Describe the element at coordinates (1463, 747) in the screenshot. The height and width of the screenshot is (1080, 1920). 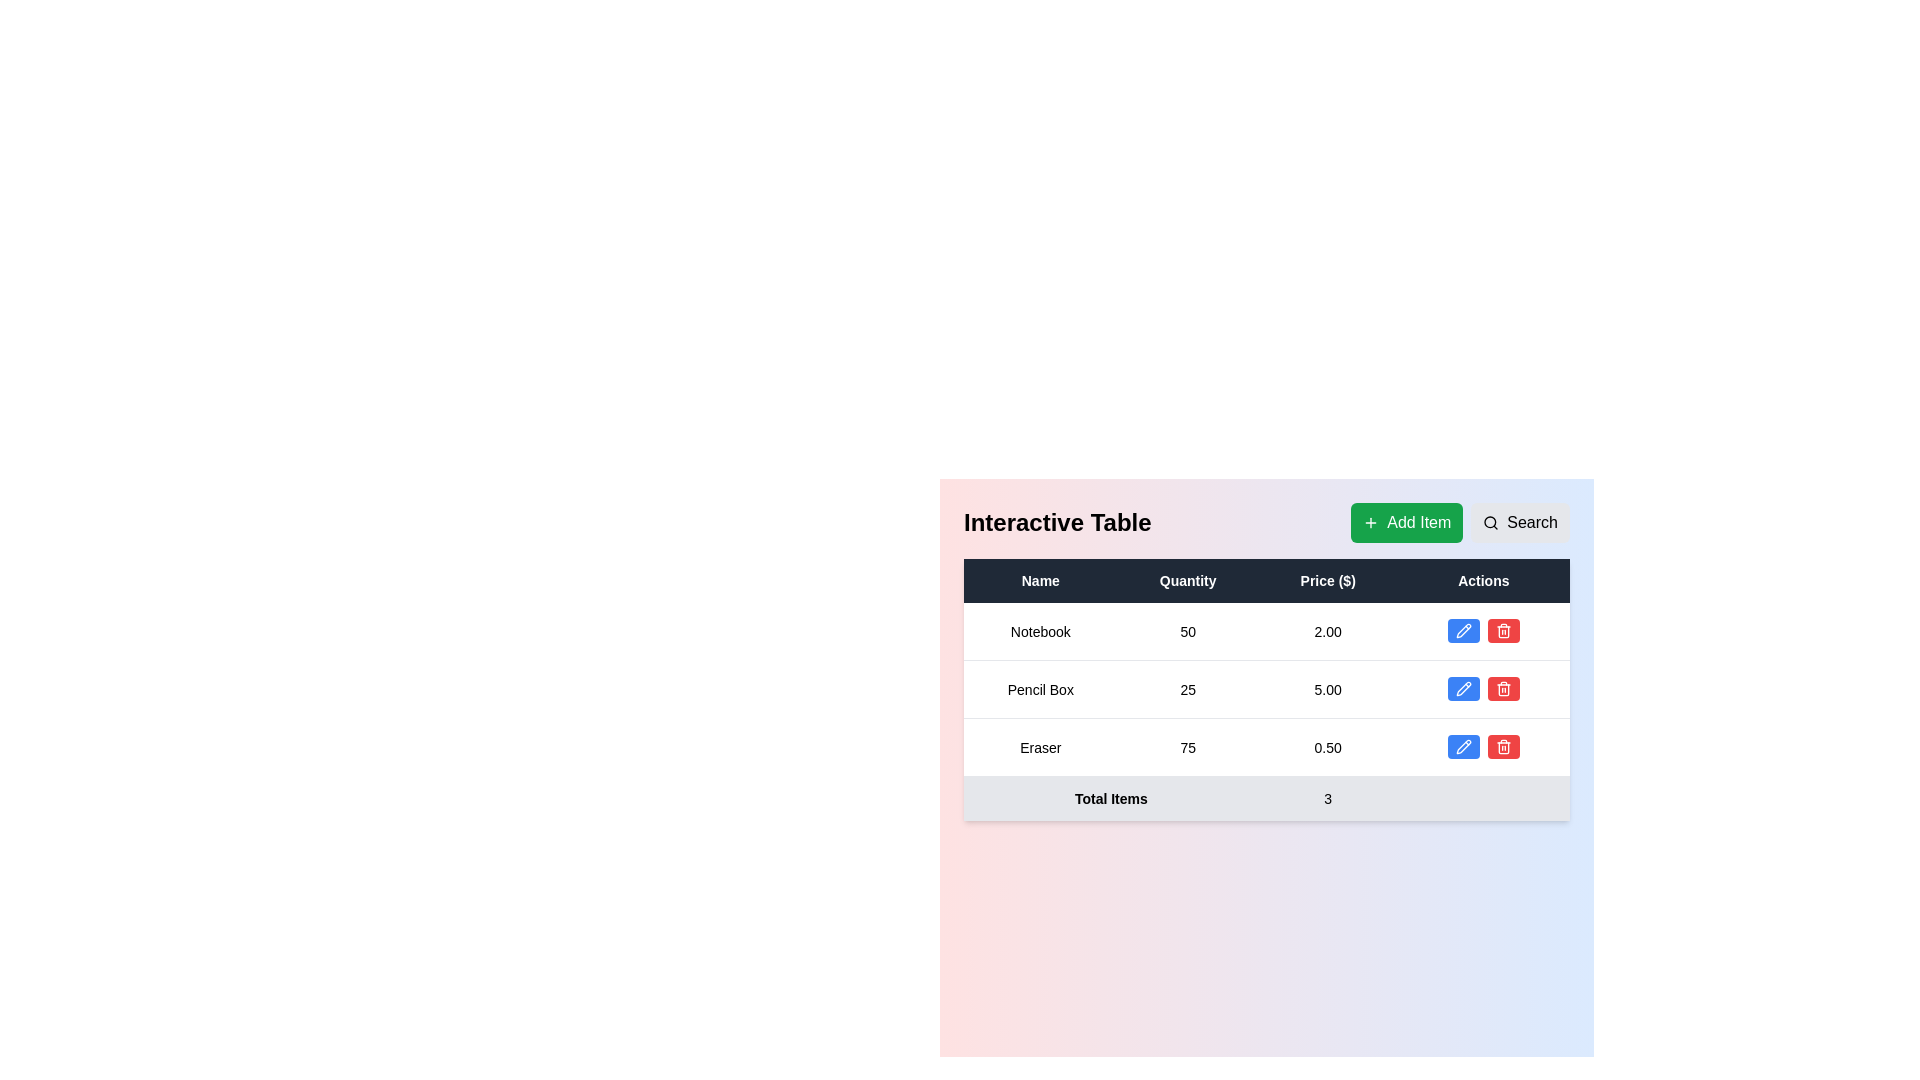
I see `the edit icon button located in the last row of the table, within the 'Actions' column` at that location.